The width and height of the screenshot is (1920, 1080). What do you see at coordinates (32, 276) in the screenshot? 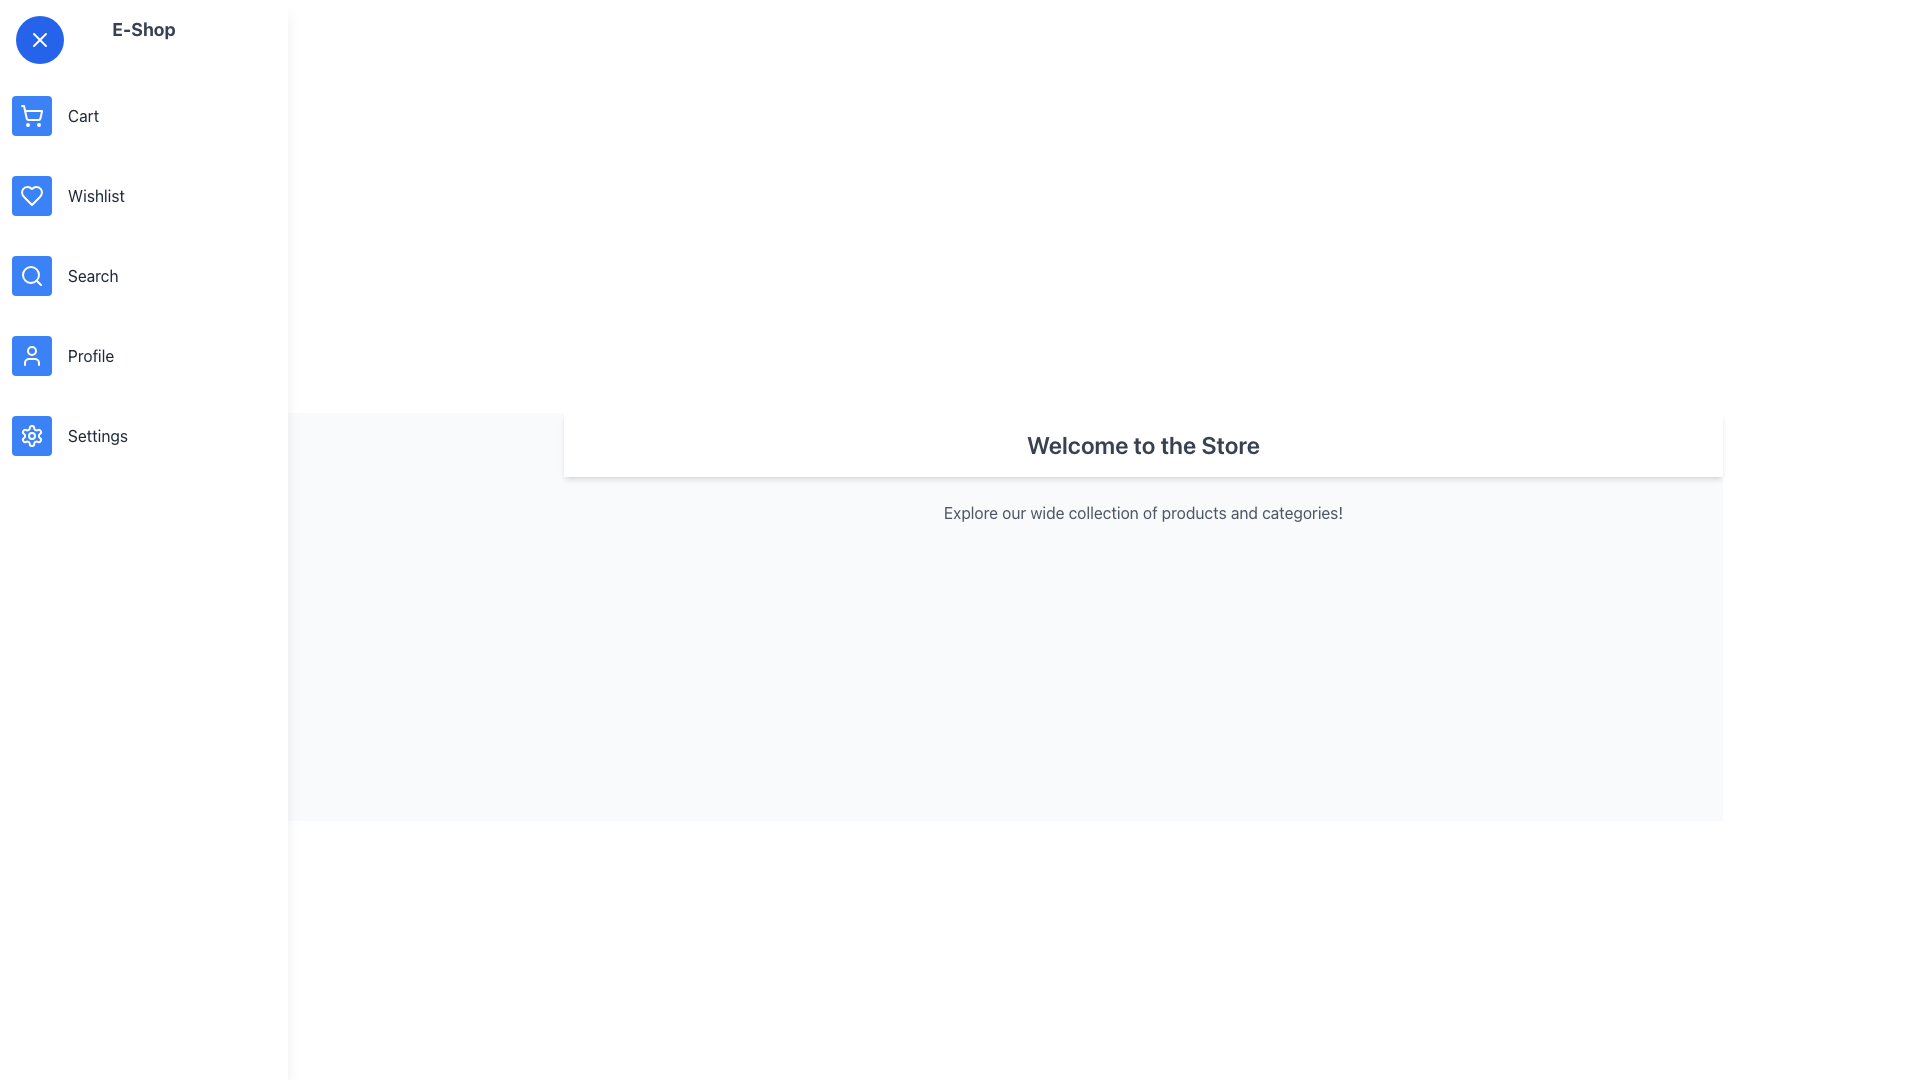
I see `the search icon button located in the left navigation menu, positioned between the 'Wishlist' and 'Profile' items` at bounding box center [32, 276].